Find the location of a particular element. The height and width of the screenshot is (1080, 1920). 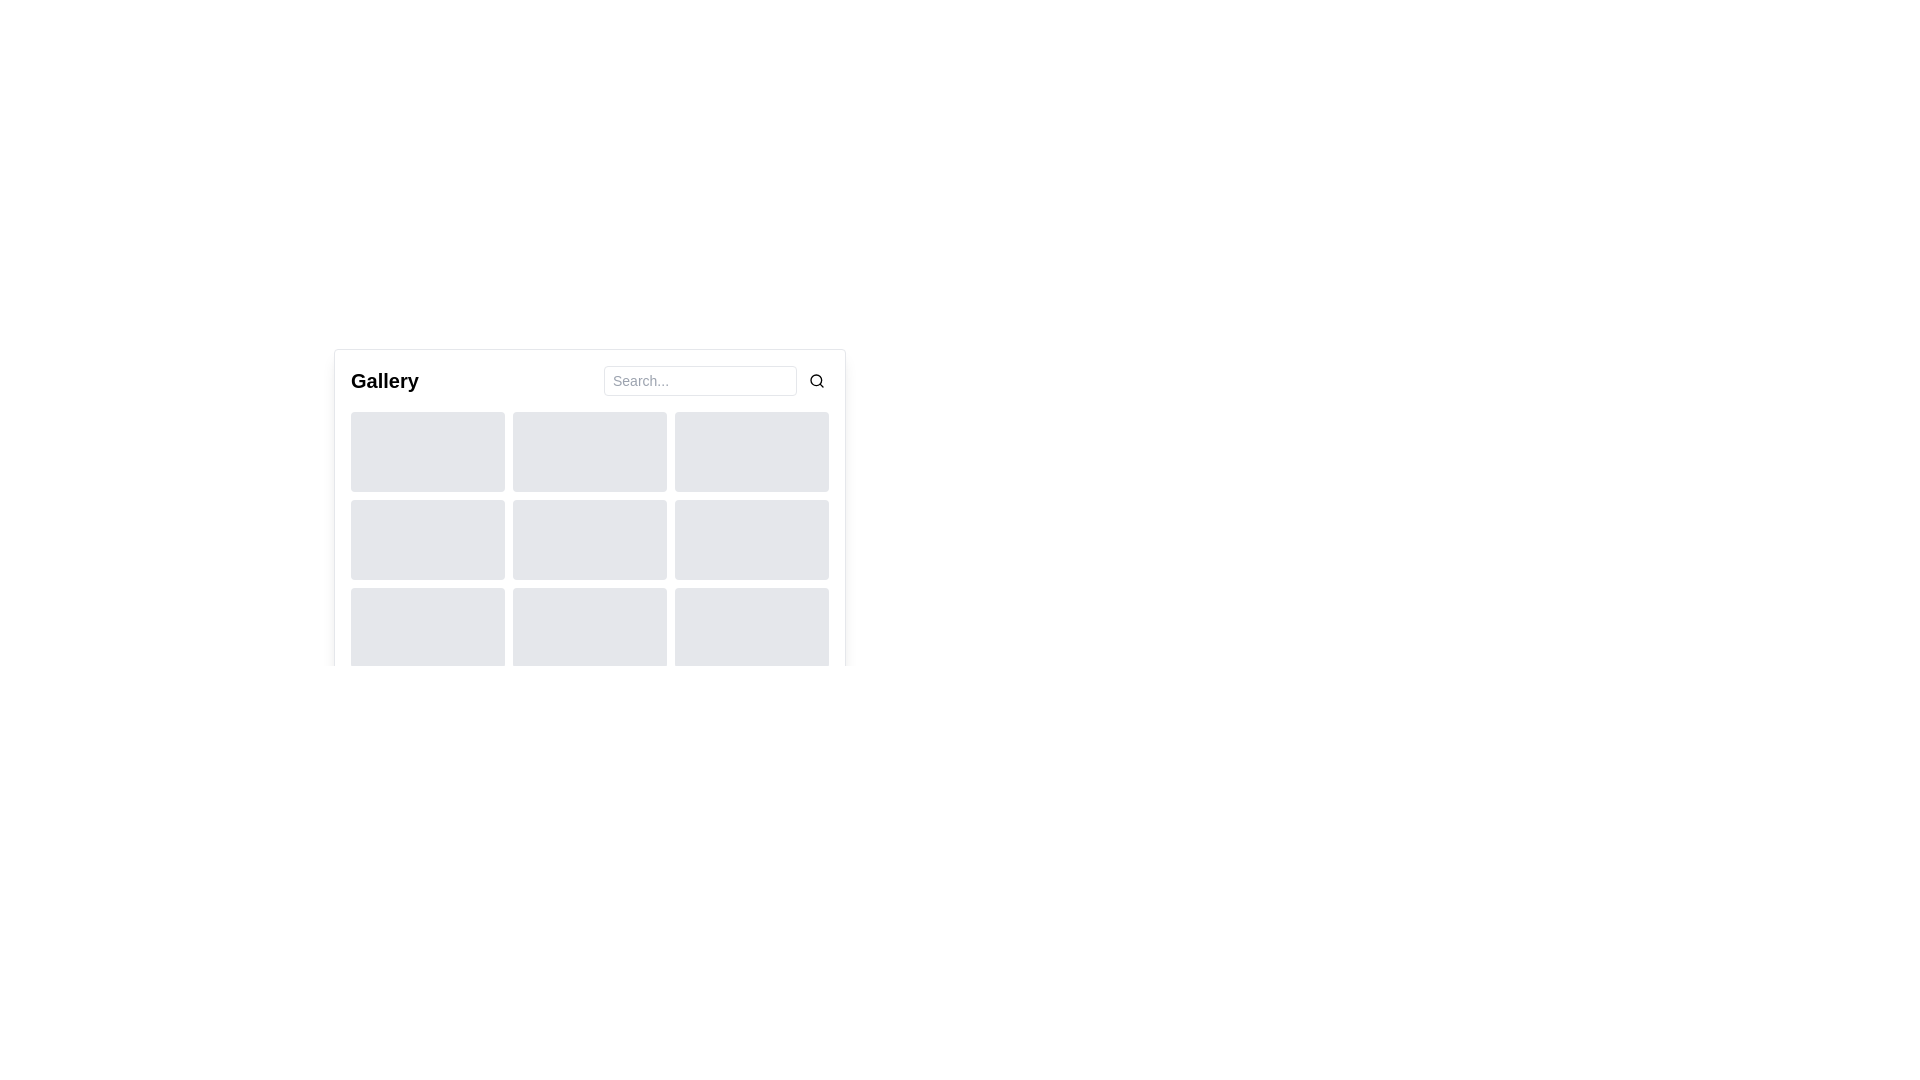

the rectangular box with rounded corners and light gray background located in the third column of the first row in a 3x3 grid layout is located at coordinates (751, 451).